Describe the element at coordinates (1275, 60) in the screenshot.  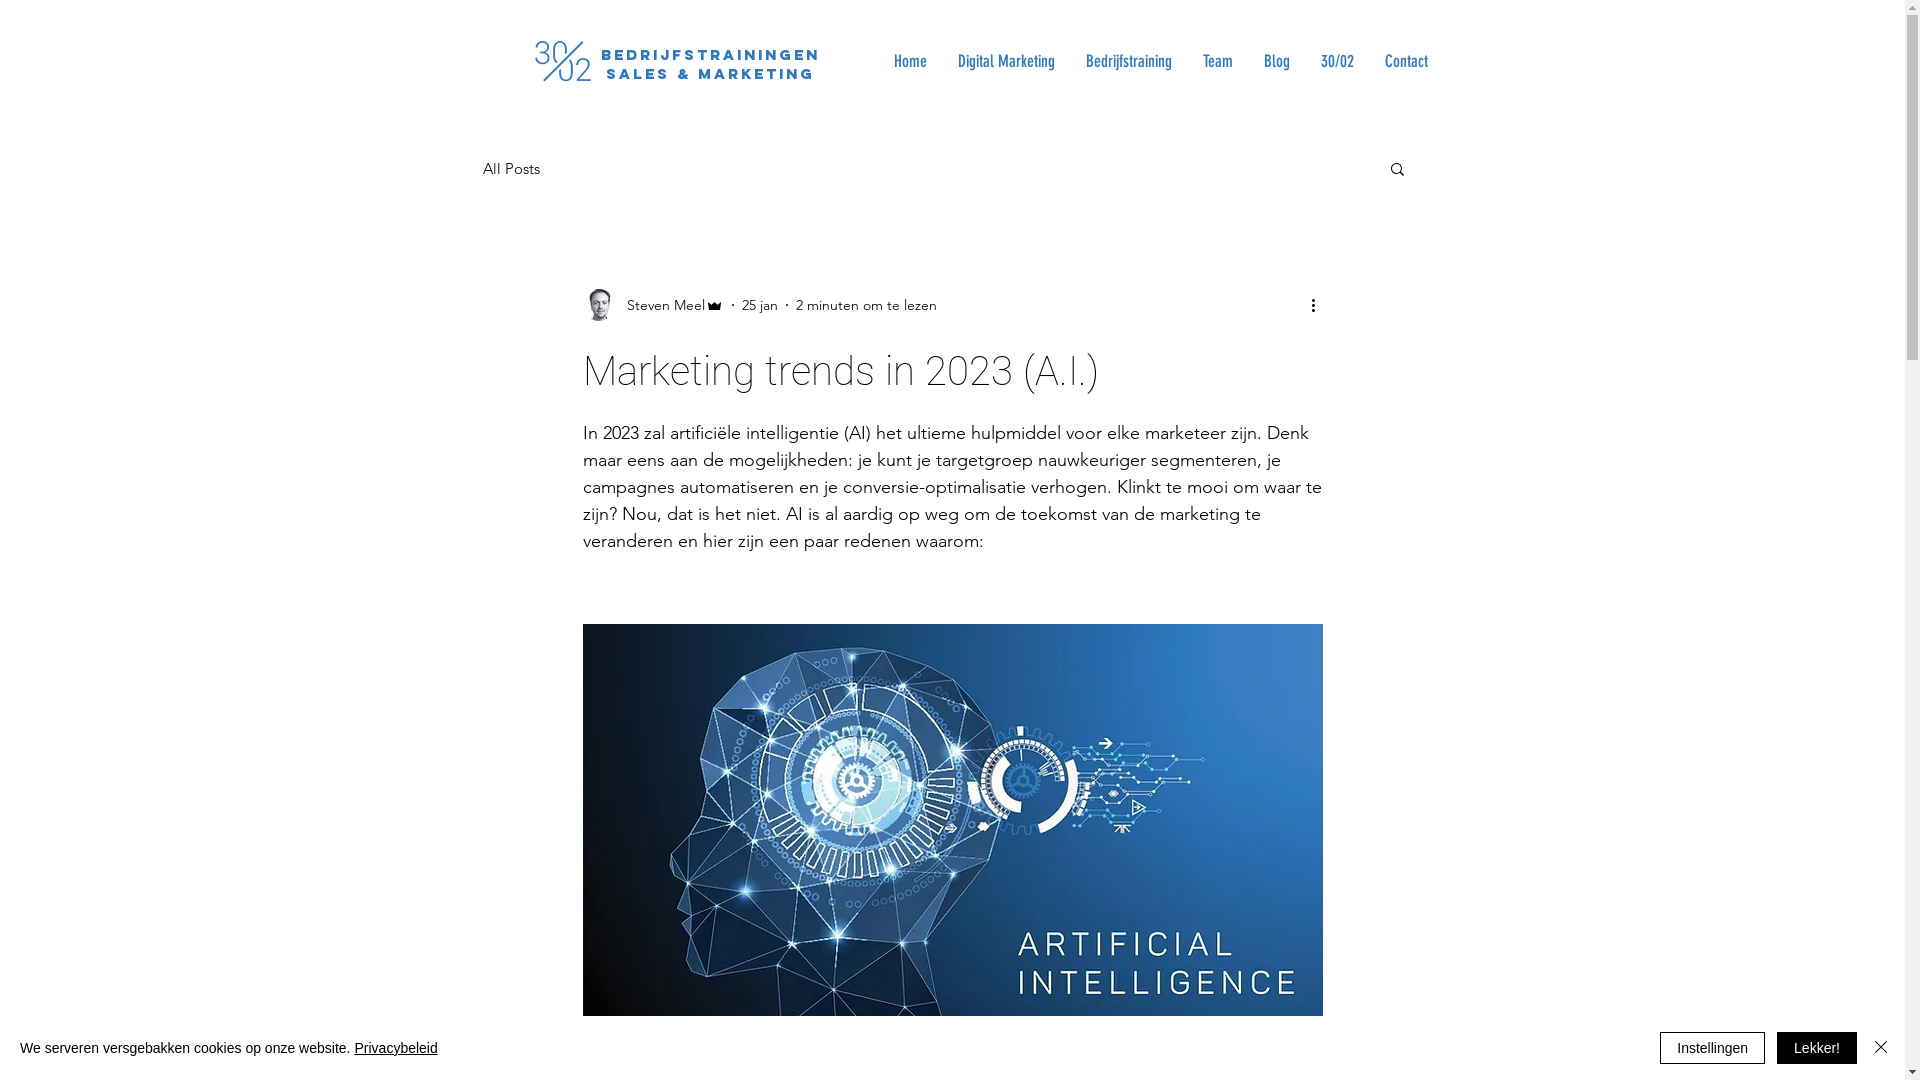
I see `'Blog'` at that location.